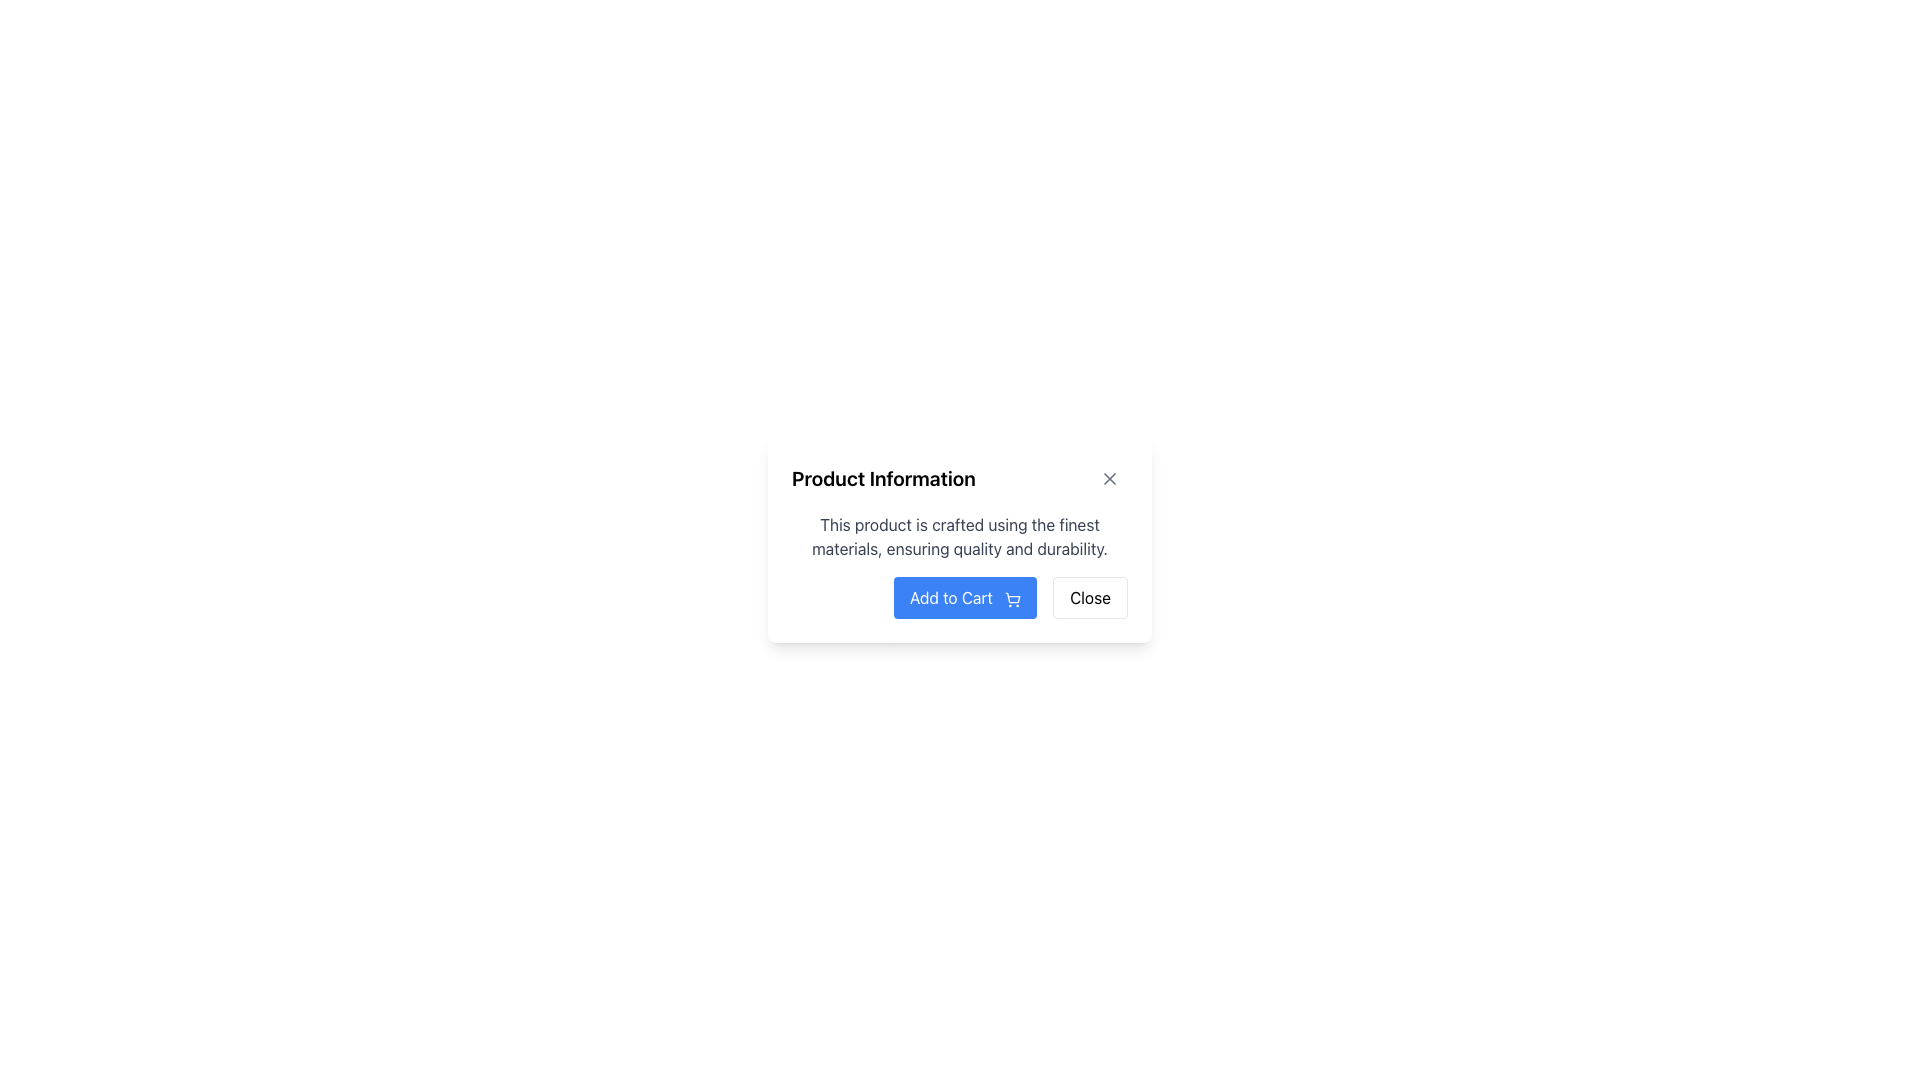 The width and height of the screenshot is (1920, 1080). What do you see at coordinates (960, 596) in the screenshot?
I see `the 'Add to Cart' button, which features a blue background, white text, and a shopping cart icon` at bounding box center [960, 596].